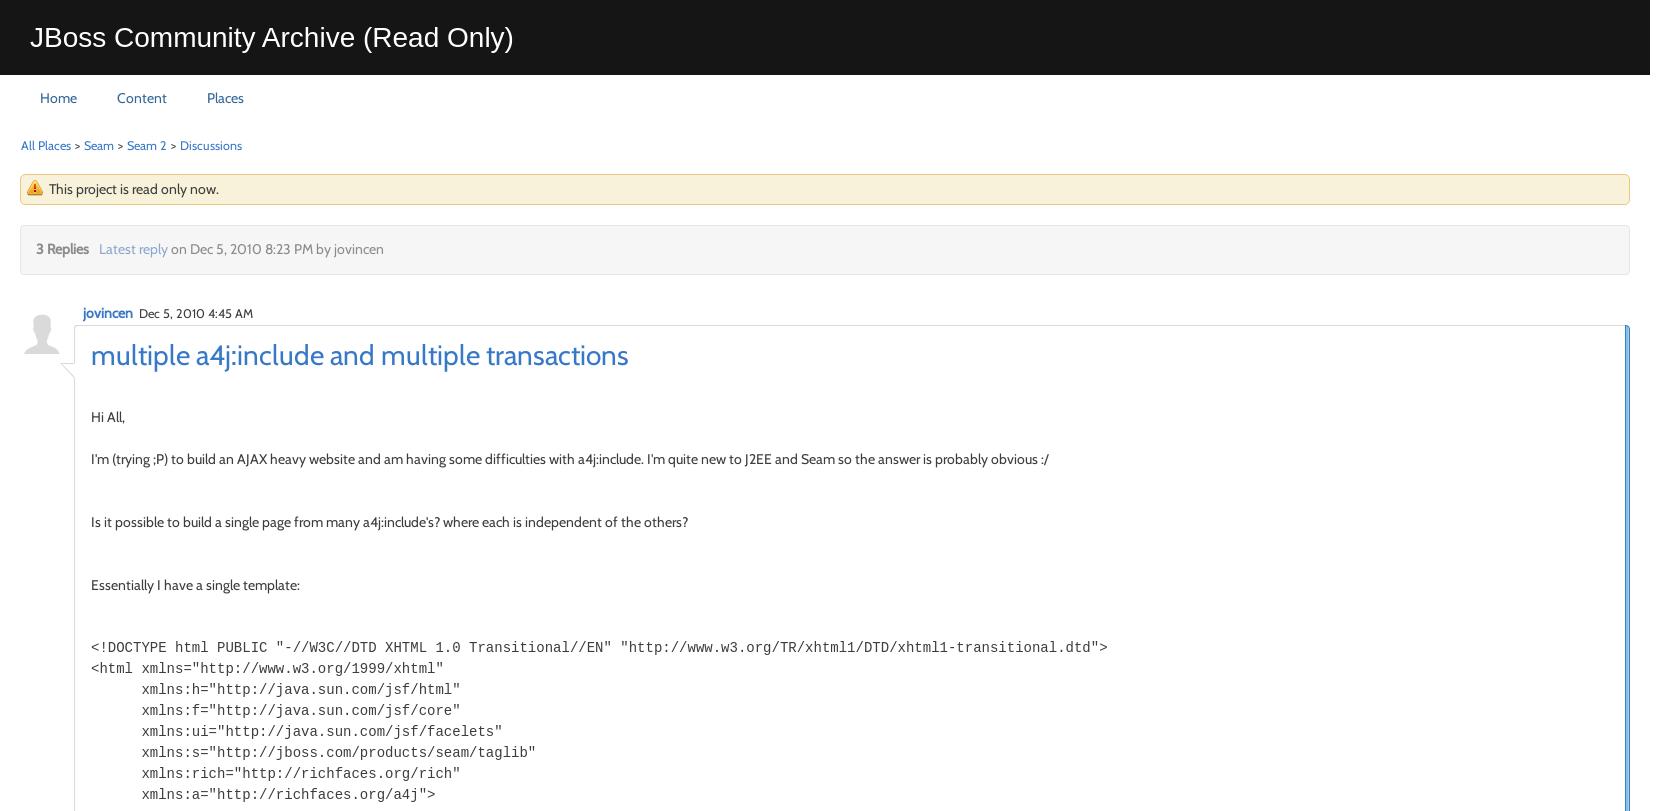 Image resolution: width=1670 pixels, height=811 pixels. Describe the element at coordinates (107, 414) in the screenshot. I see `'Hi All,'` at that location.